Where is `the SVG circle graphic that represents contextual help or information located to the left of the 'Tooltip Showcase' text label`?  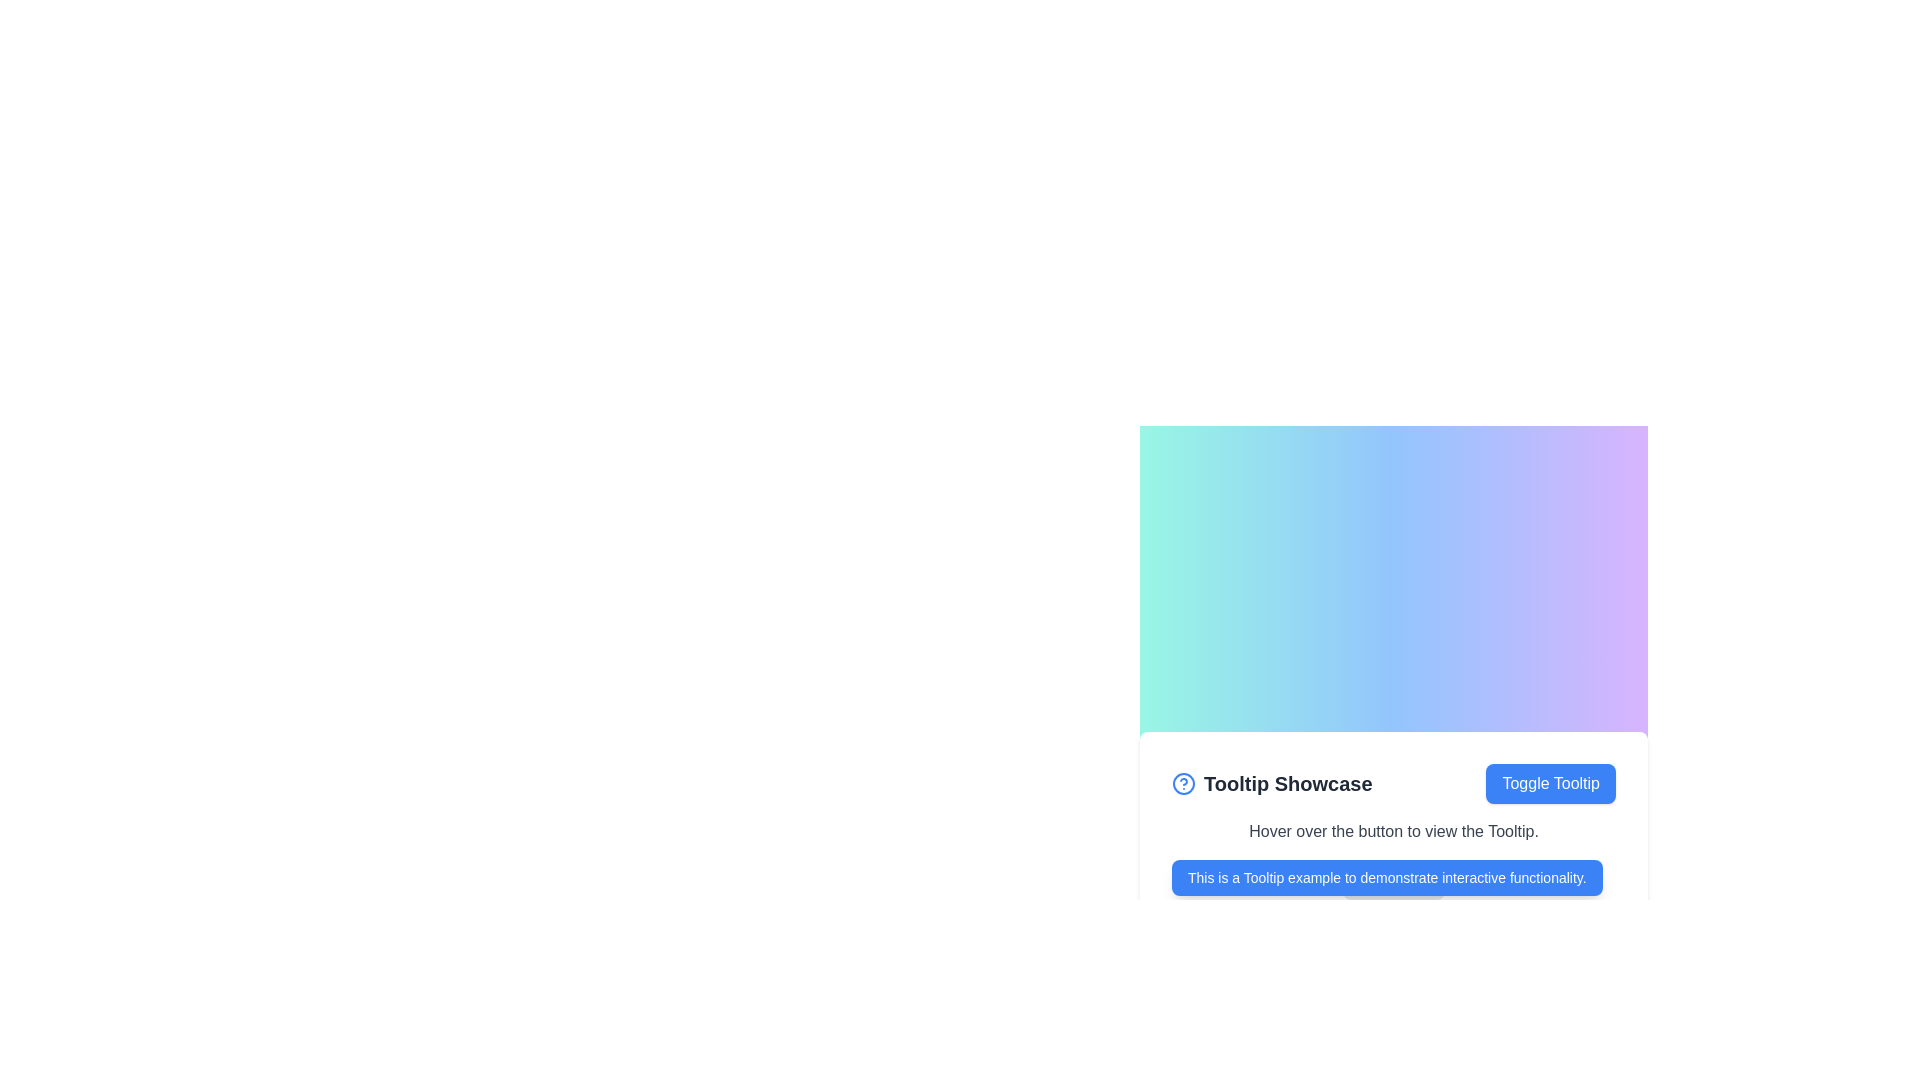 the SVG circle graphic that represents contextual help or information located to the left of the 'Tooltip Showcase' text label is located at coordinates (1184, 782).